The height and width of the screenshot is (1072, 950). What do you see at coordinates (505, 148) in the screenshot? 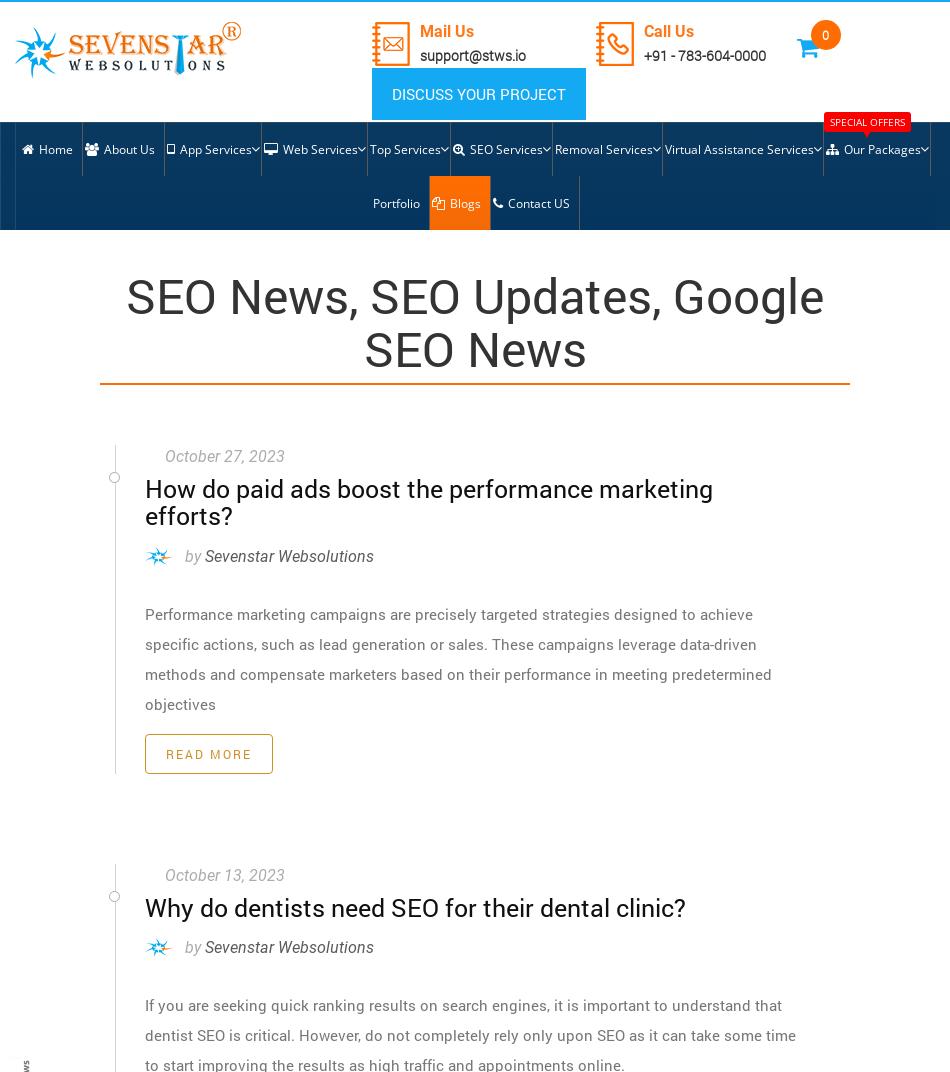
I see `'SEO Services'` at bounding box center [505, 148].